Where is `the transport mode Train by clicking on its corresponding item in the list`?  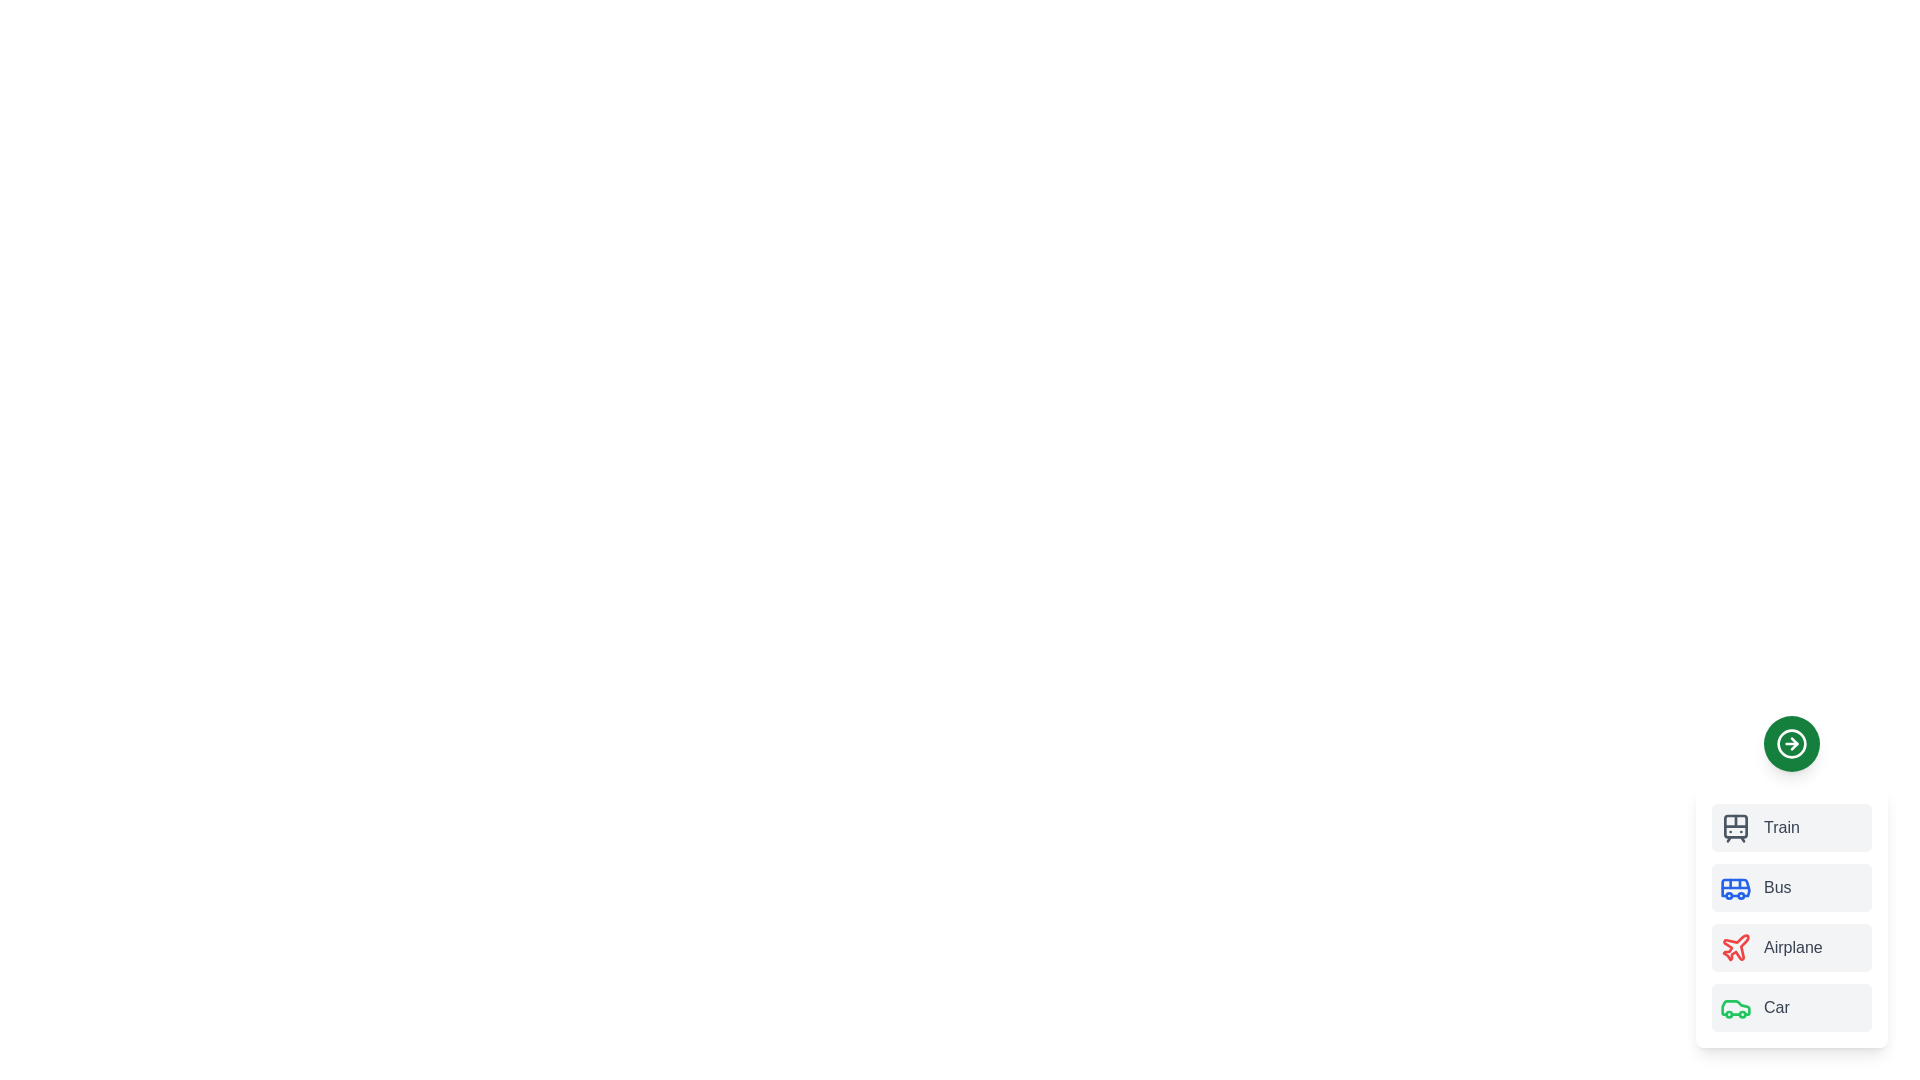 the transport mode Train by clicking on its corresponding item in the list is located at coordinates (1791, 828).